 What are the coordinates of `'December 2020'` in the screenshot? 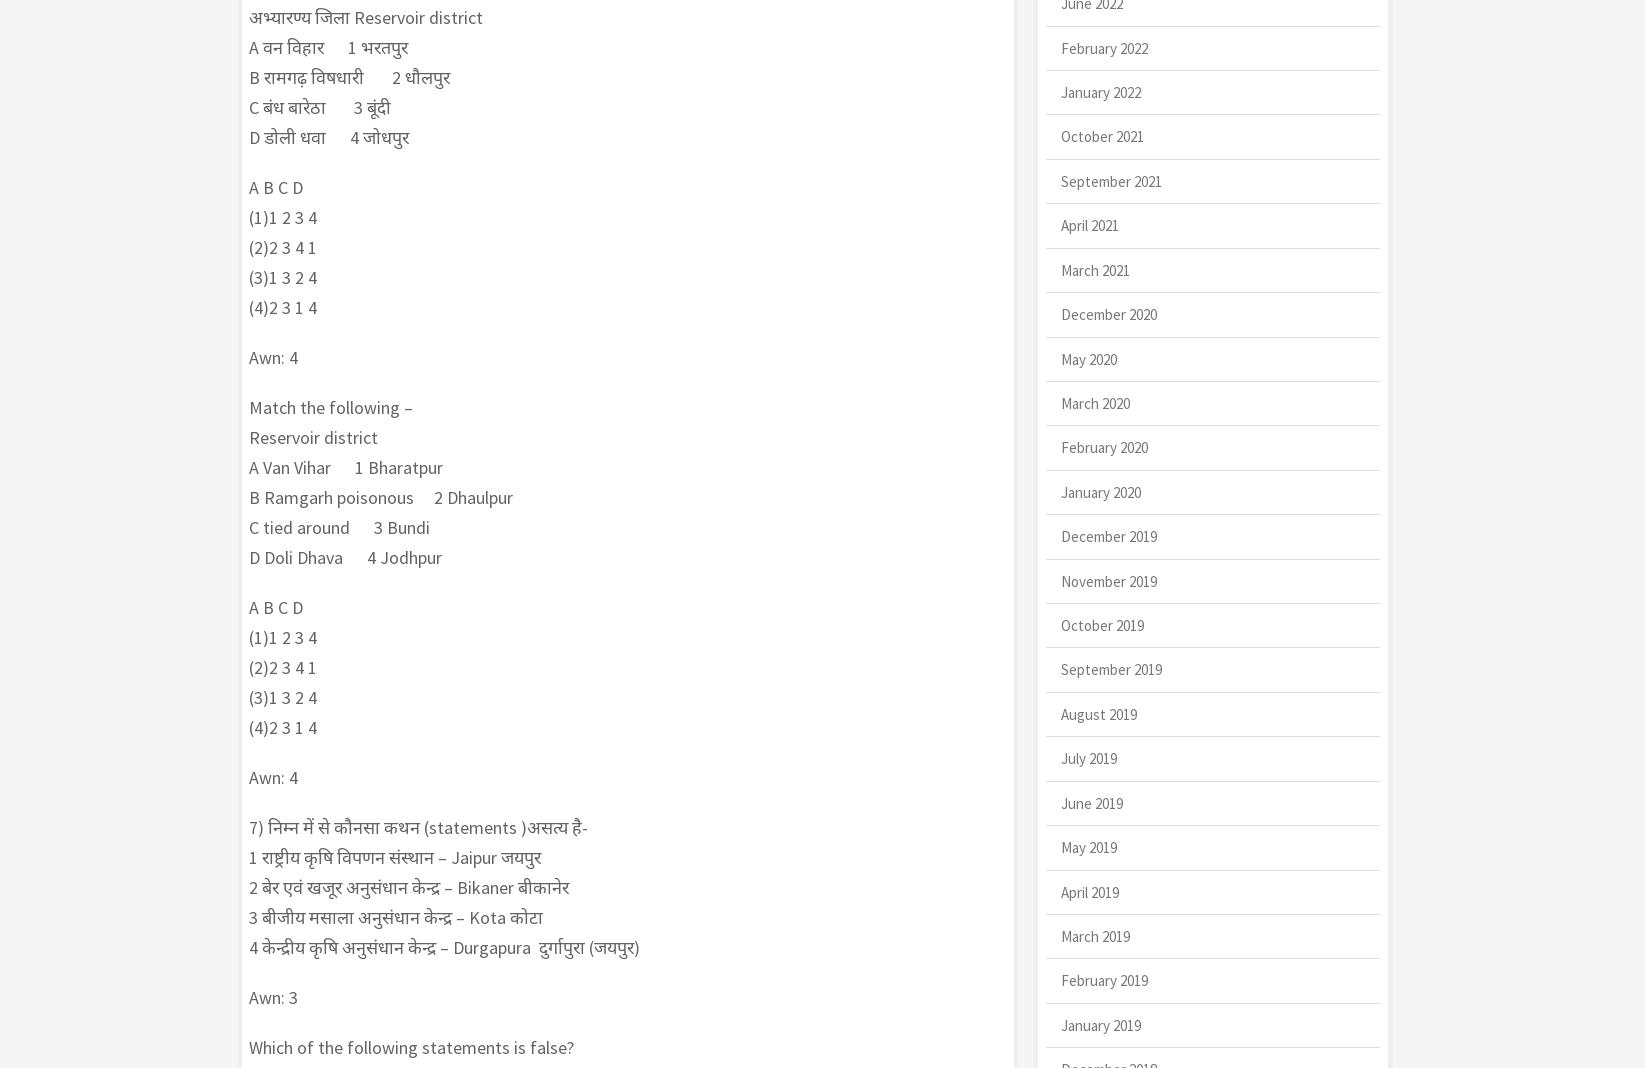 It's located at (1107, 313).